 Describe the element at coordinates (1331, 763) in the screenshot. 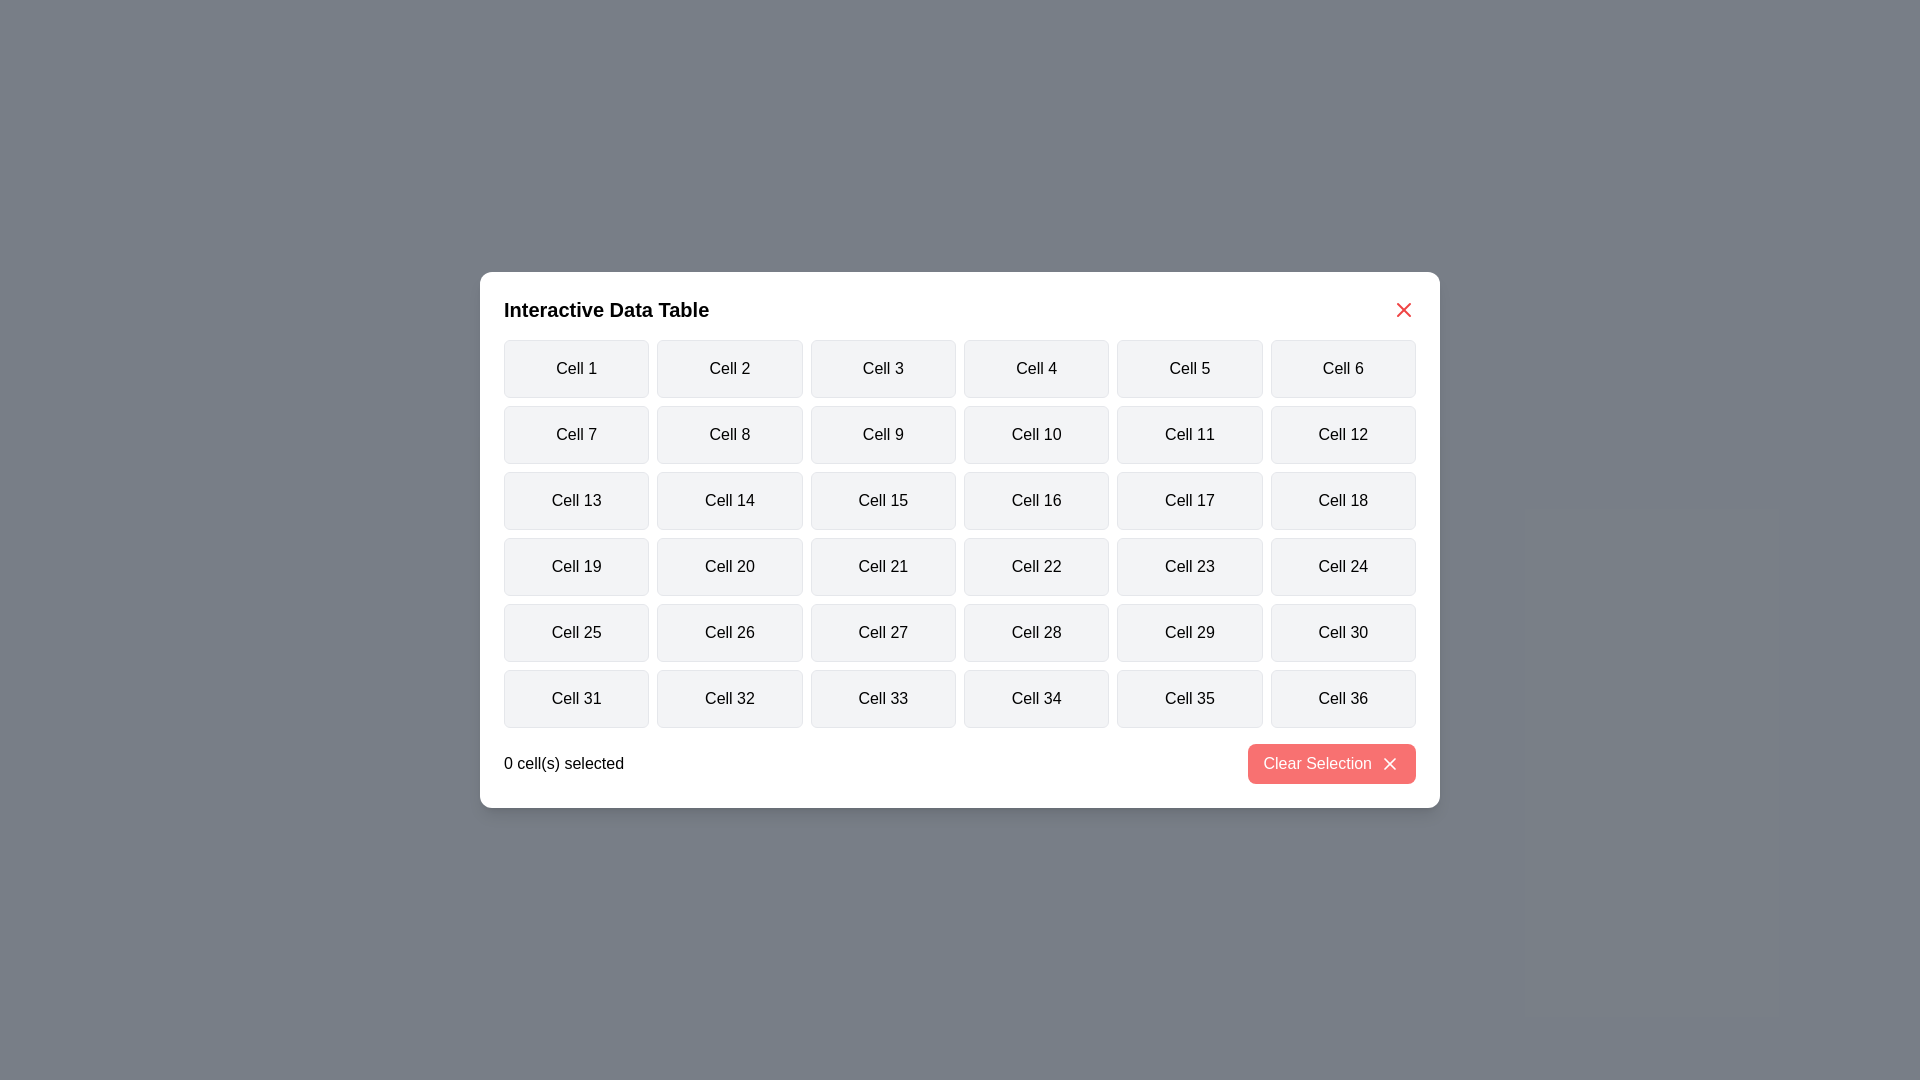

I see `the 'Clear Selection' button to clear all selected cells` at that location.